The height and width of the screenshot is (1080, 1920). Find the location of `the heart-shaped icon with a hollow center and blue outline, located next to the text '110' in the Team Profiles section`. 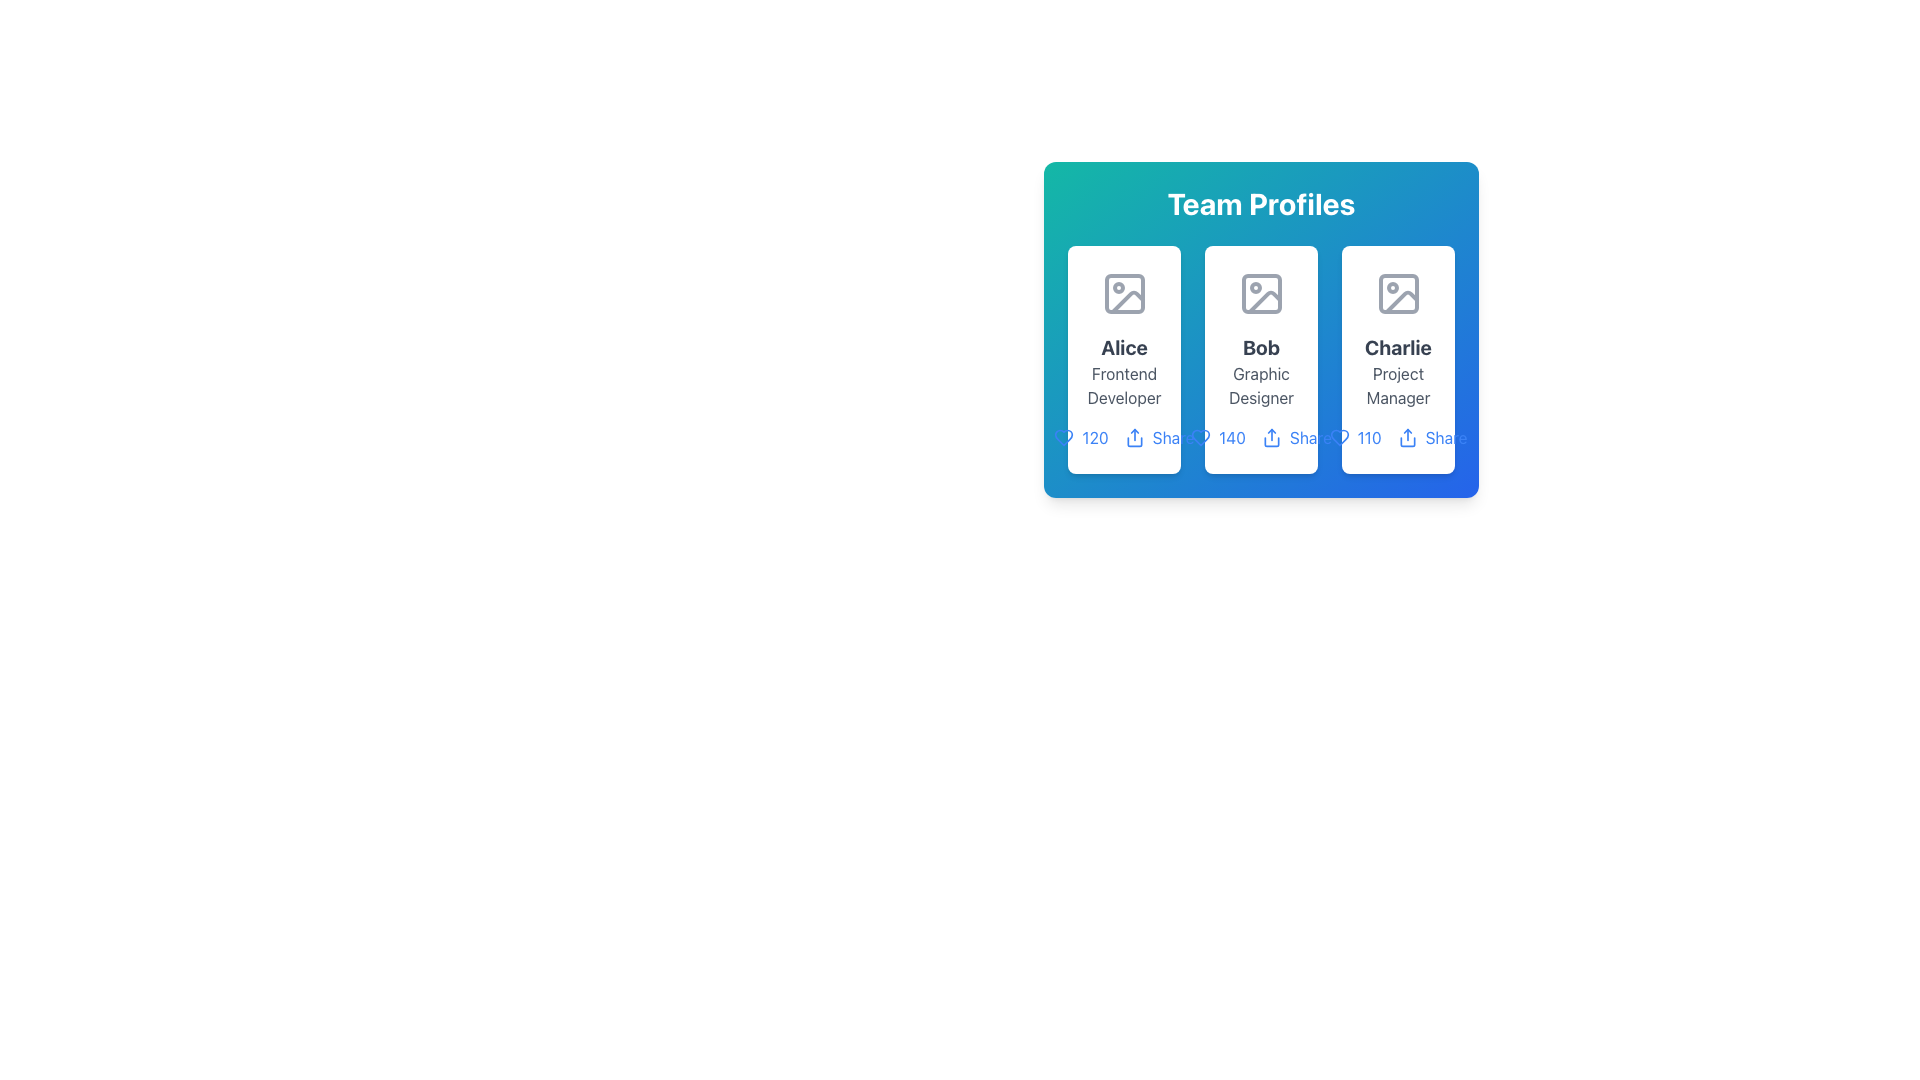

the heart-shaped icon with a hollow center and blue outline, located next to the text '110' in the Team Profiles section is located at coordinates (1339, 437).